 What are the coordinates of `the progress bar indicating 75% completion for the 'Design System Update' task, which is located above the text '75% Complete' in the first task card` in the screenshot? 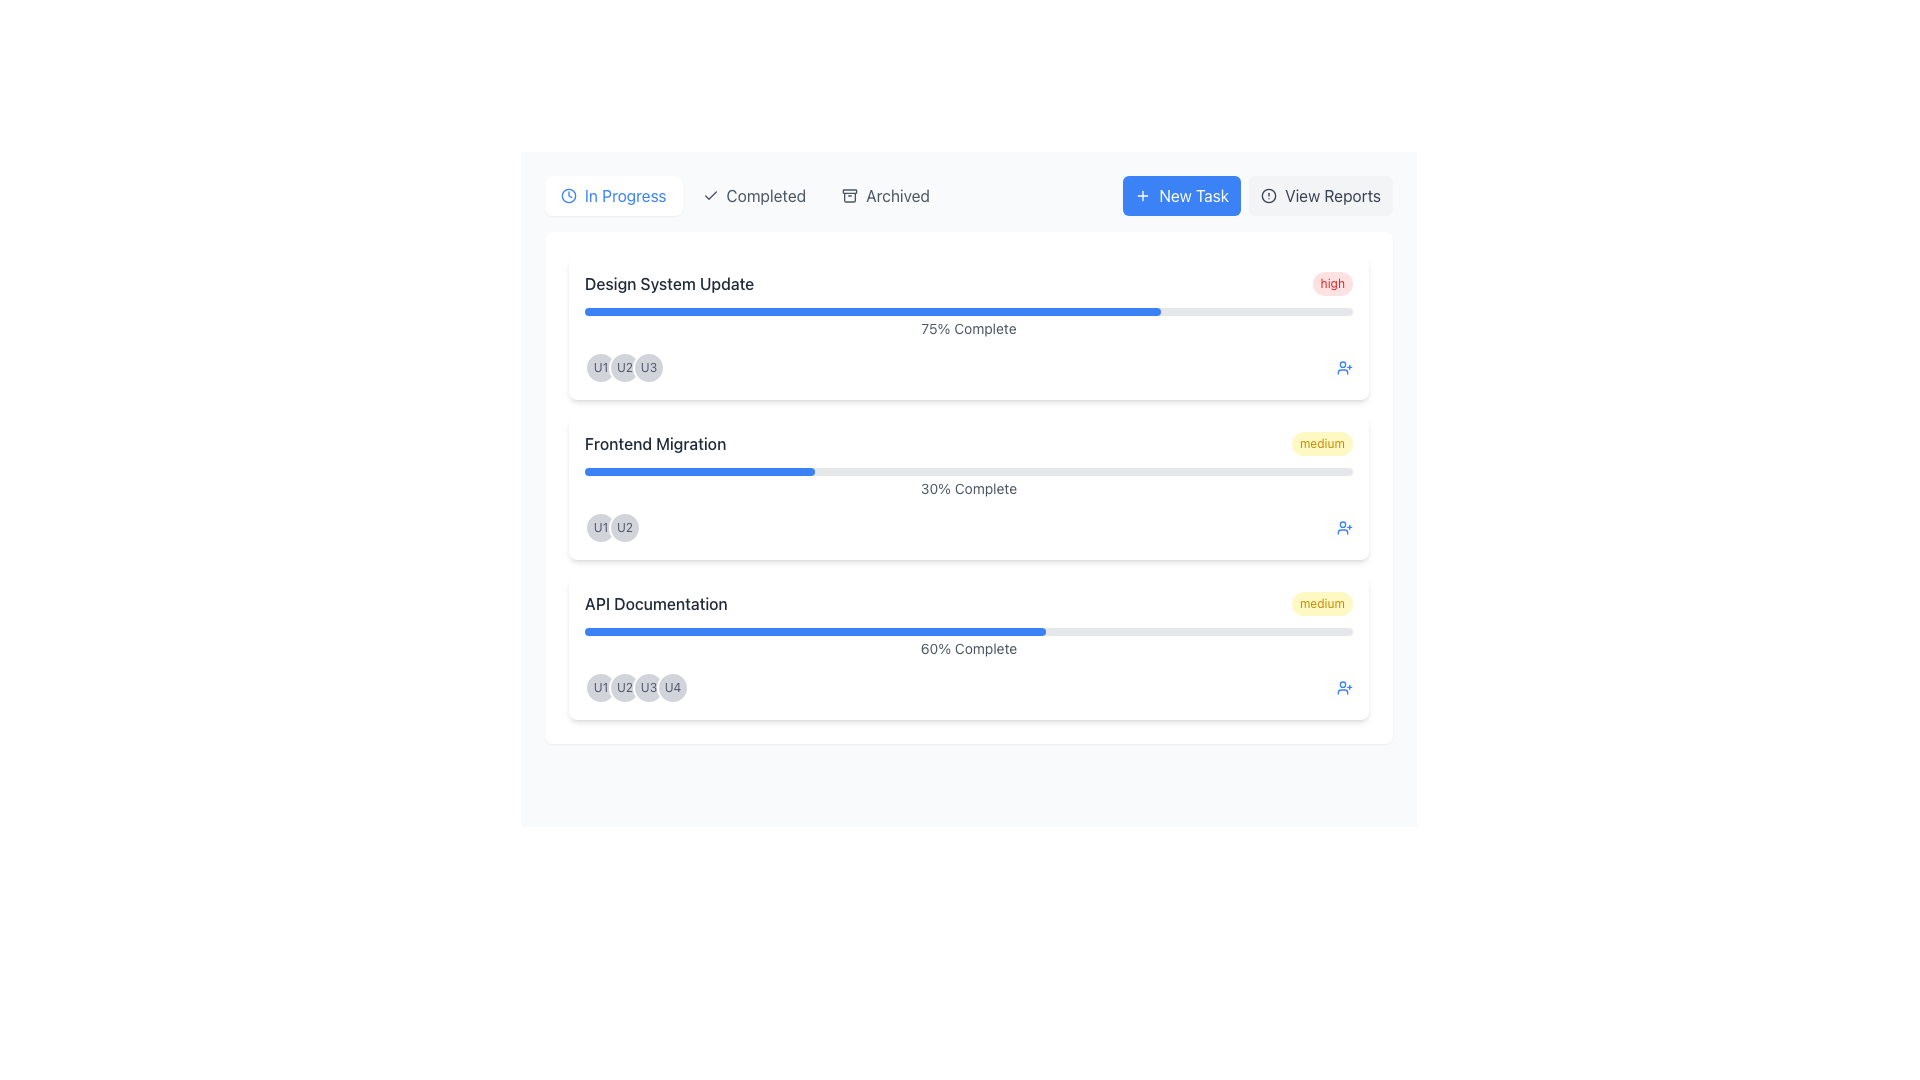 It's located at (873, 312).